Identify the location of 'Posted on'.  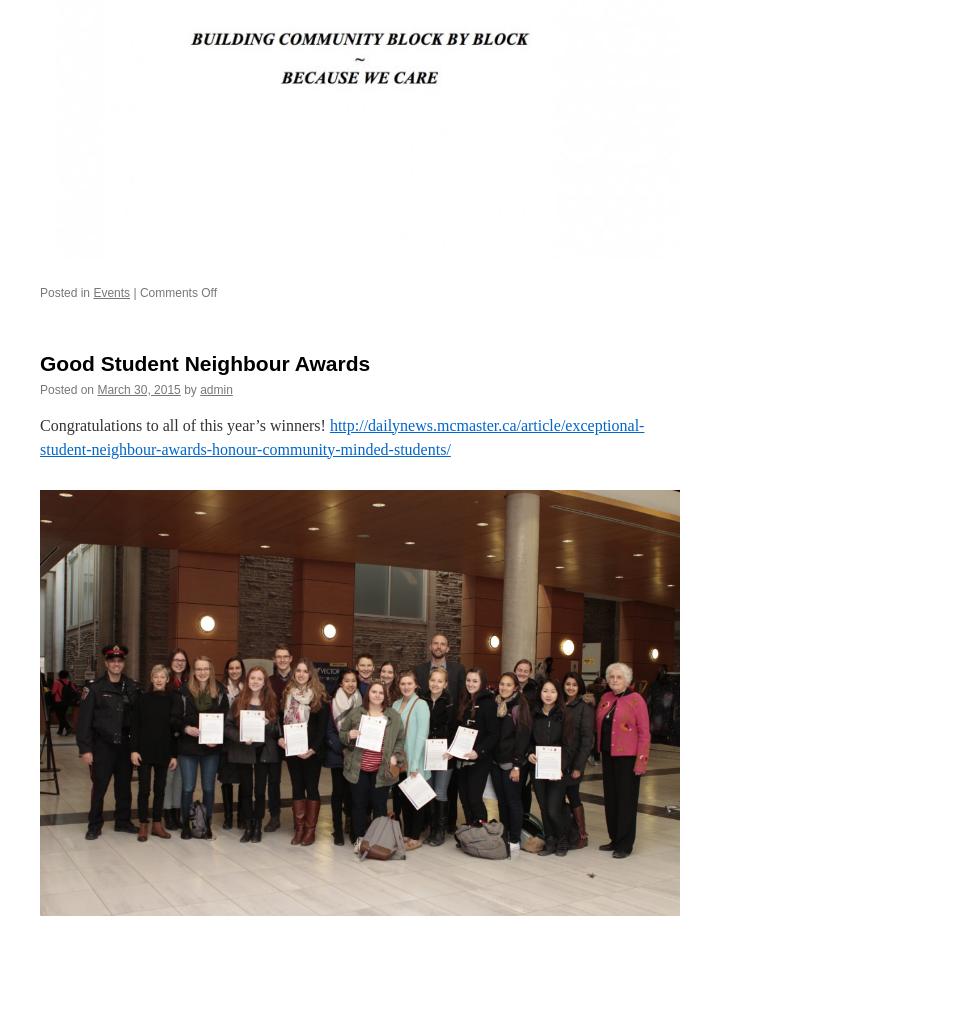
(67, 387).